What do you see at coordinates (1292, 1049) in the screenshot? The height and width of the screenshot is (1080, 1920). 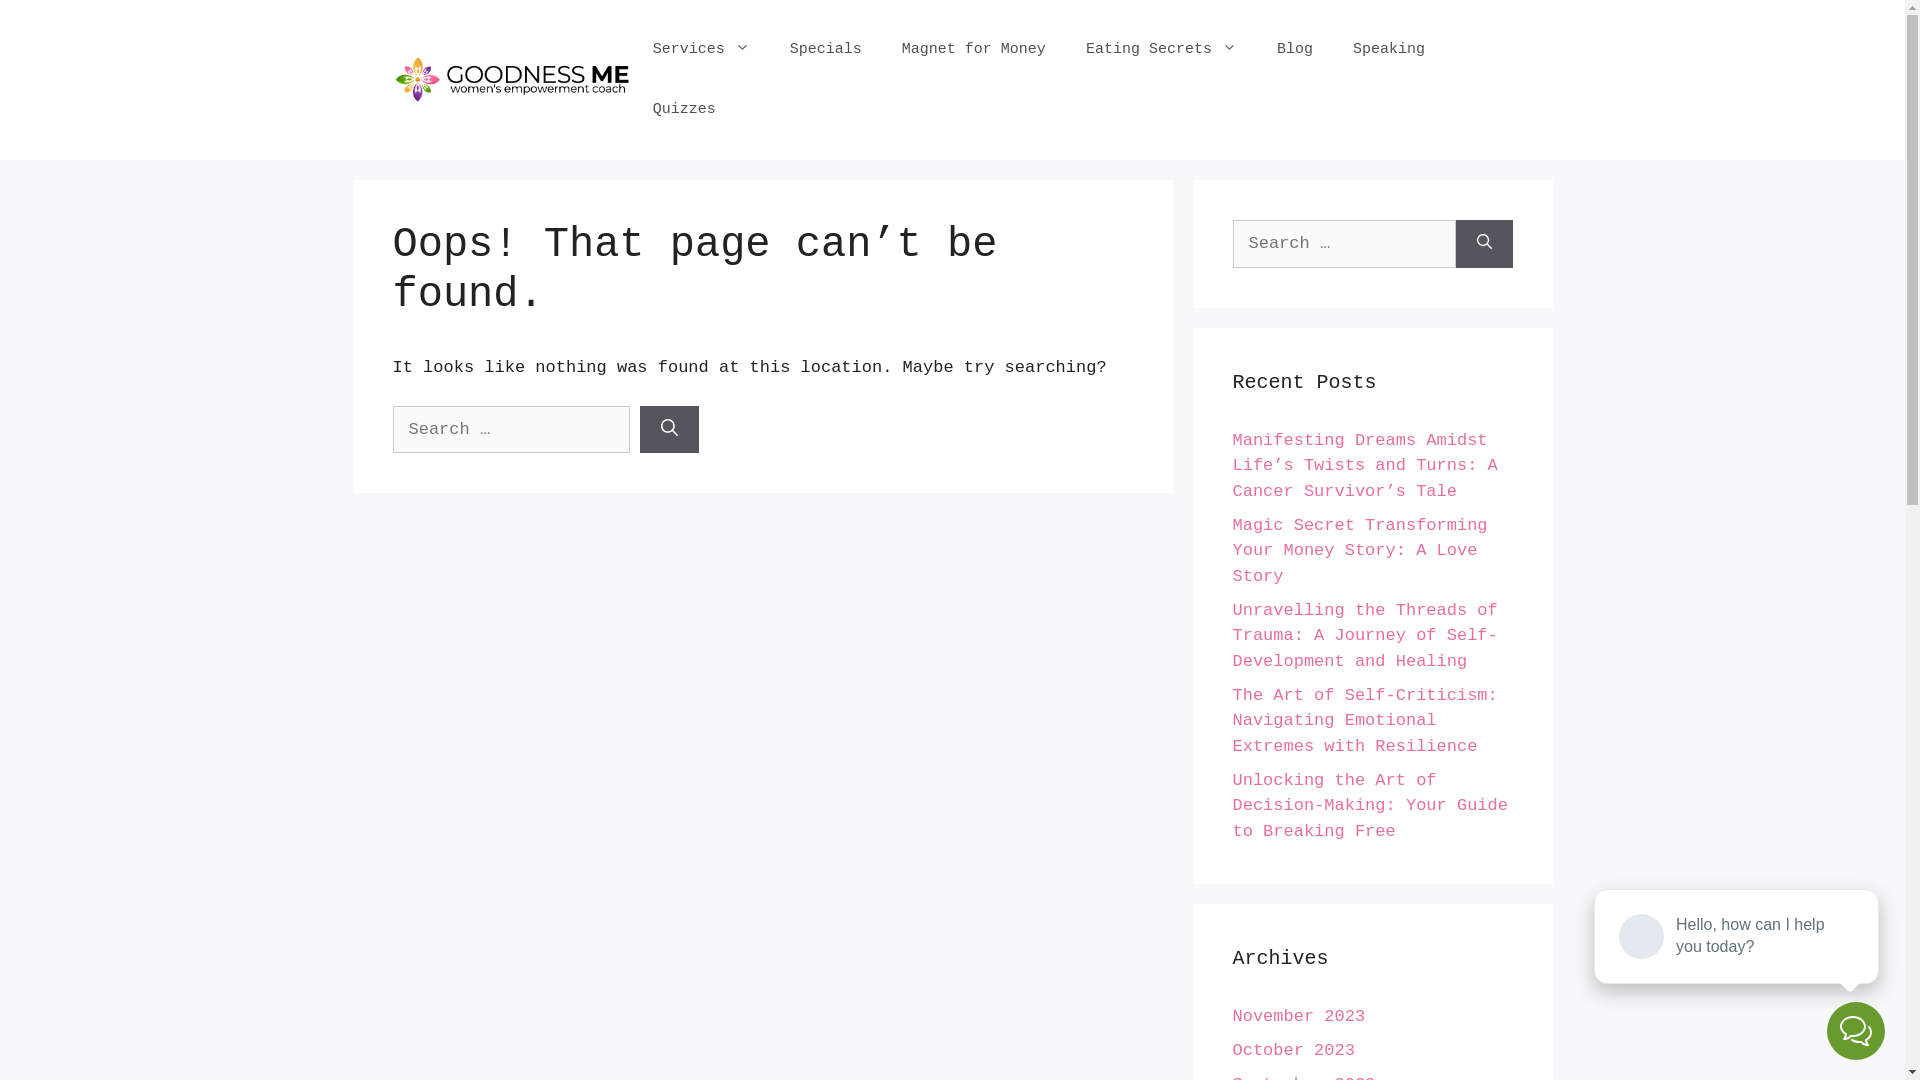 I see `'October 2023'` at bounding box center [1292, 1049].